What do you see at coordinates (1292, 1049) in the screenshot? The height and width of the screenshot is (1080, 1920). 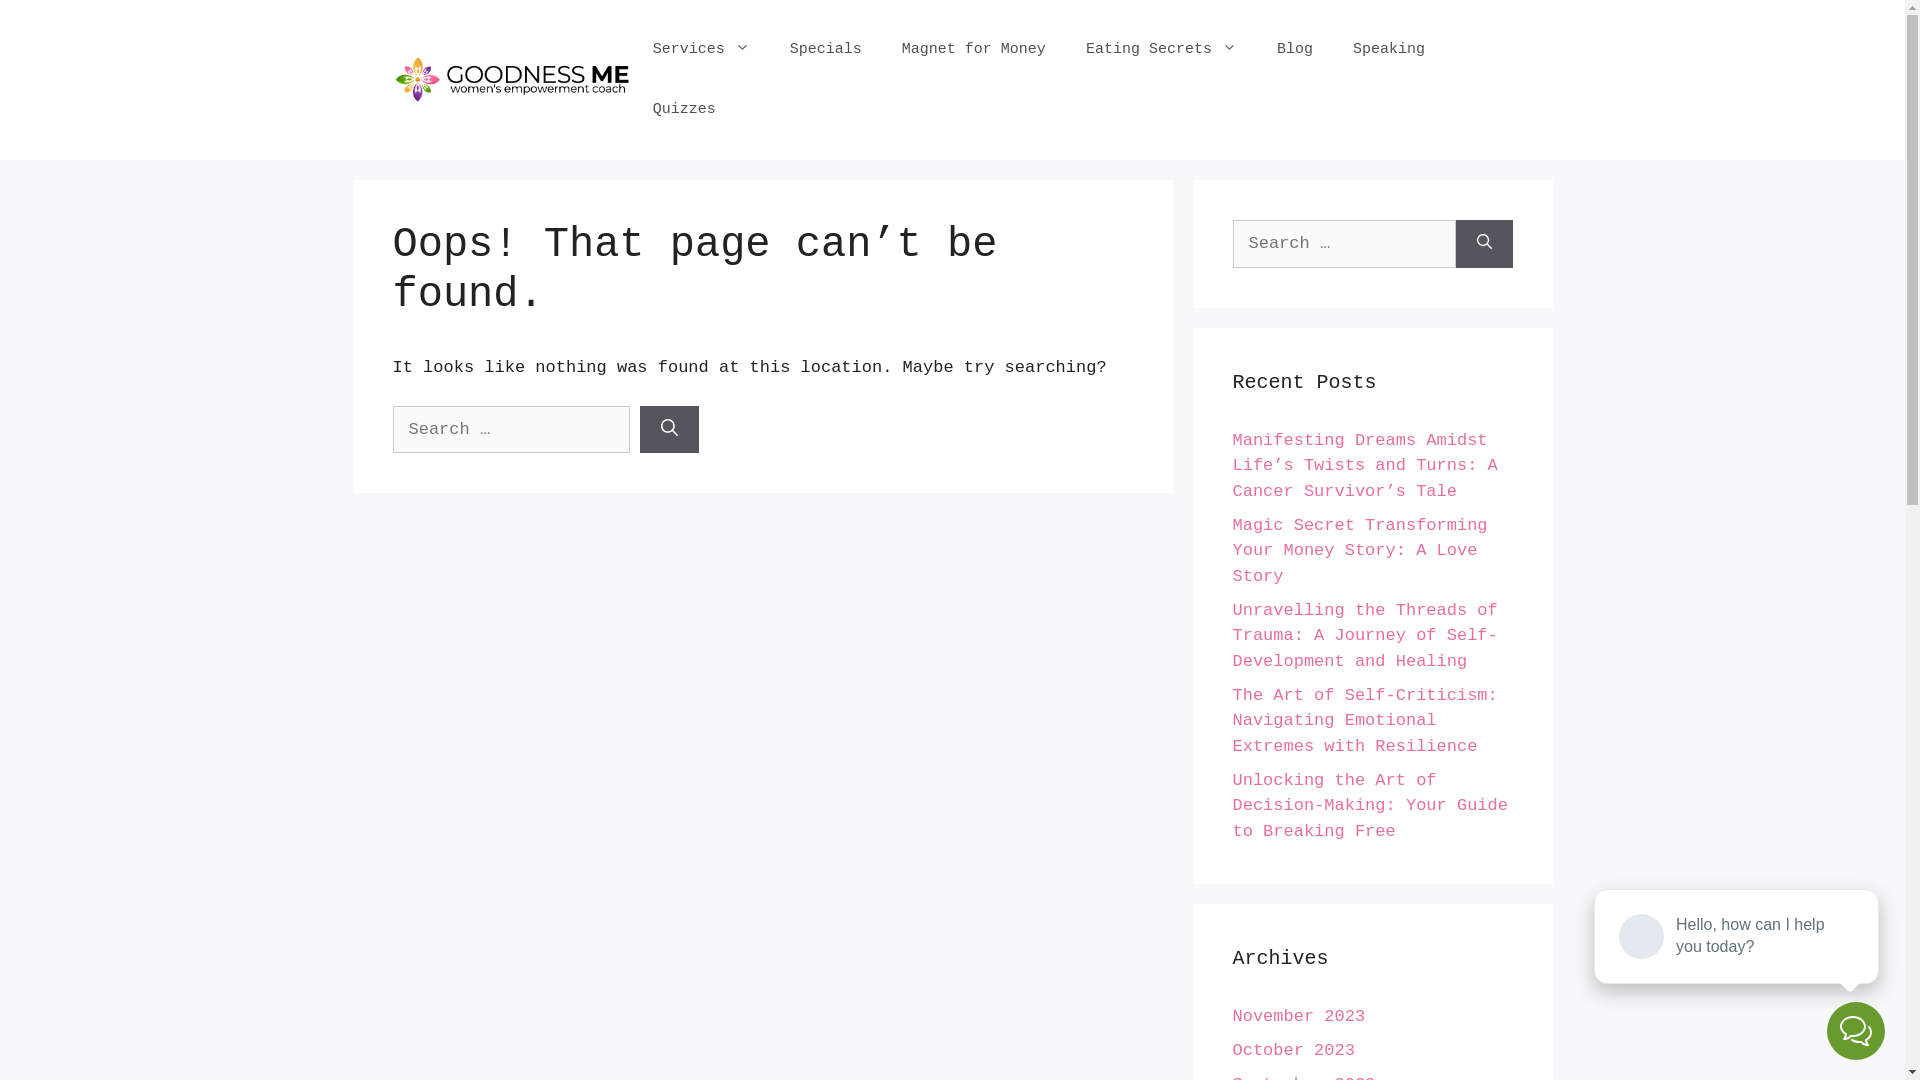 I see `'October 2023'` at bounding box center [1292, 1049].